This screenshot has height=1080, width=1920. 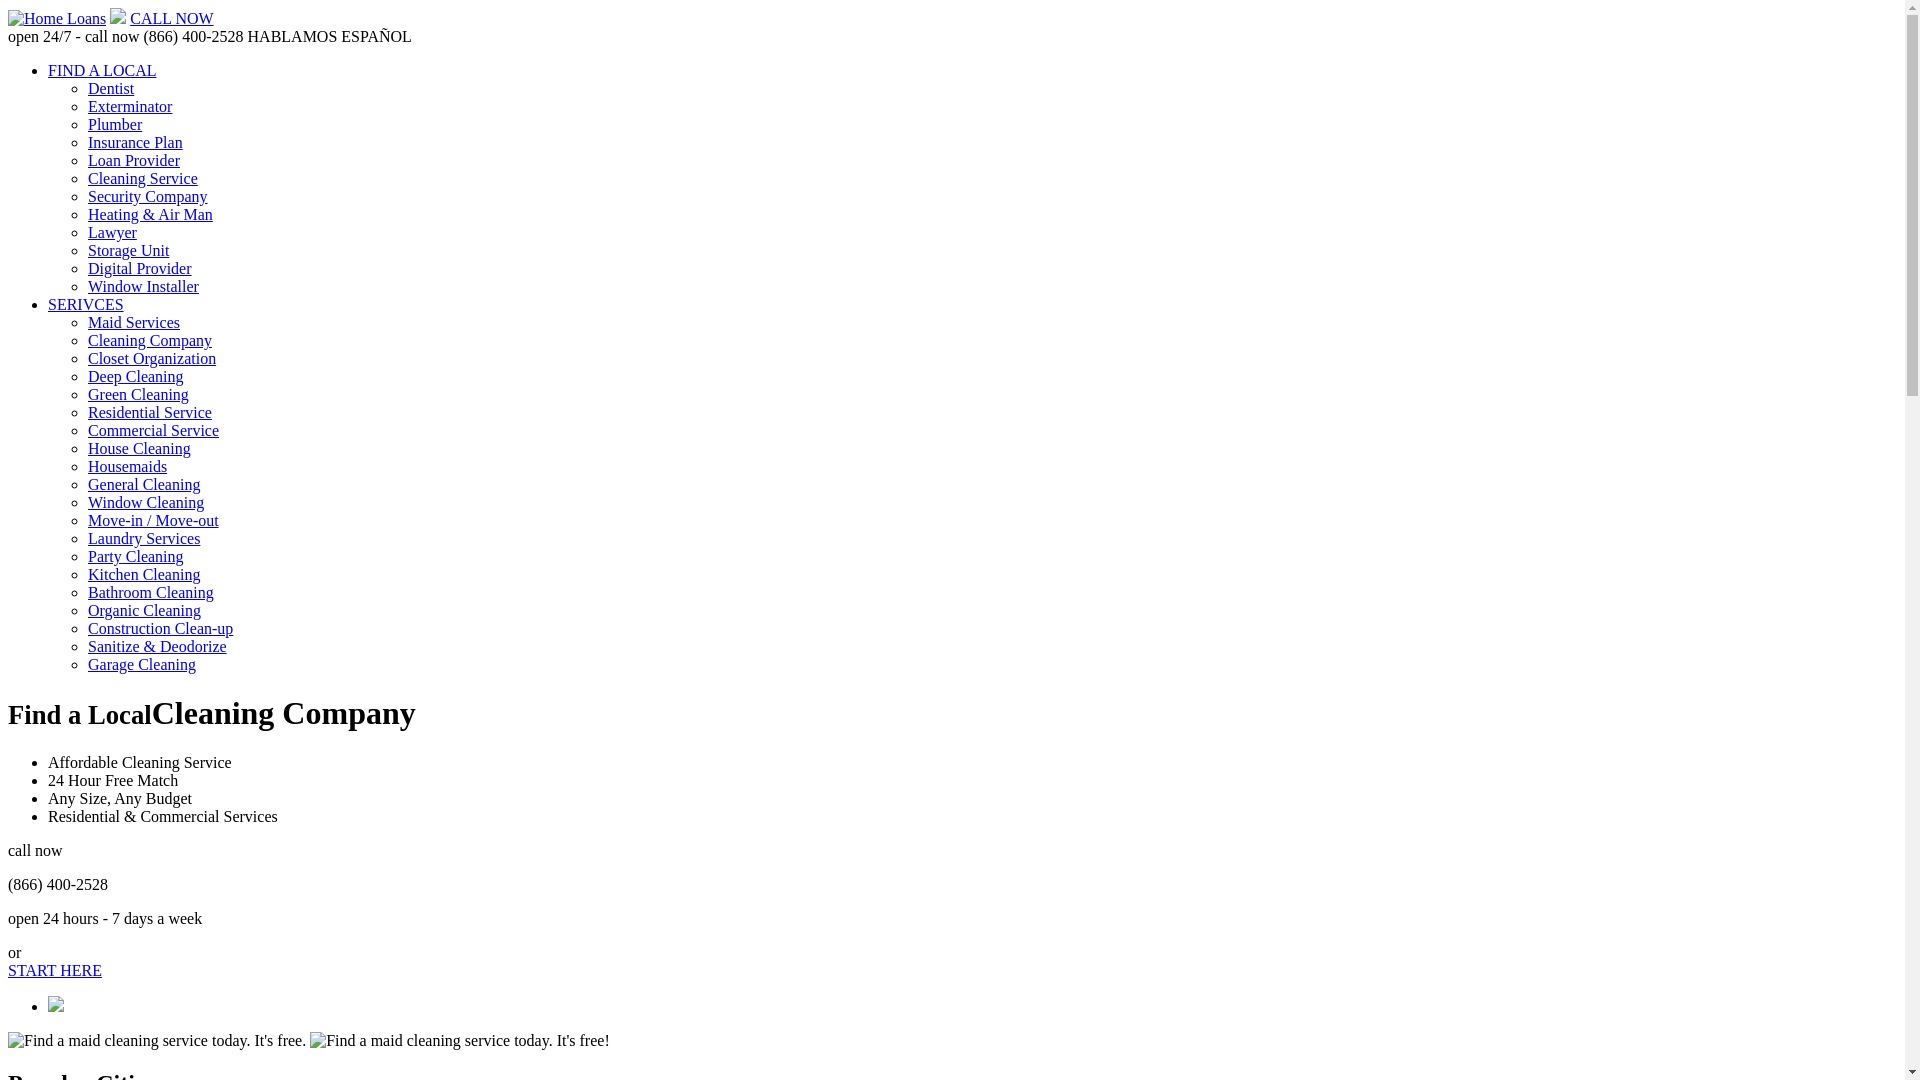 What do you see at coordinates (171, 18) in the screenshot?
I see `'CALL NOW'` at bounding box center [171, 18].